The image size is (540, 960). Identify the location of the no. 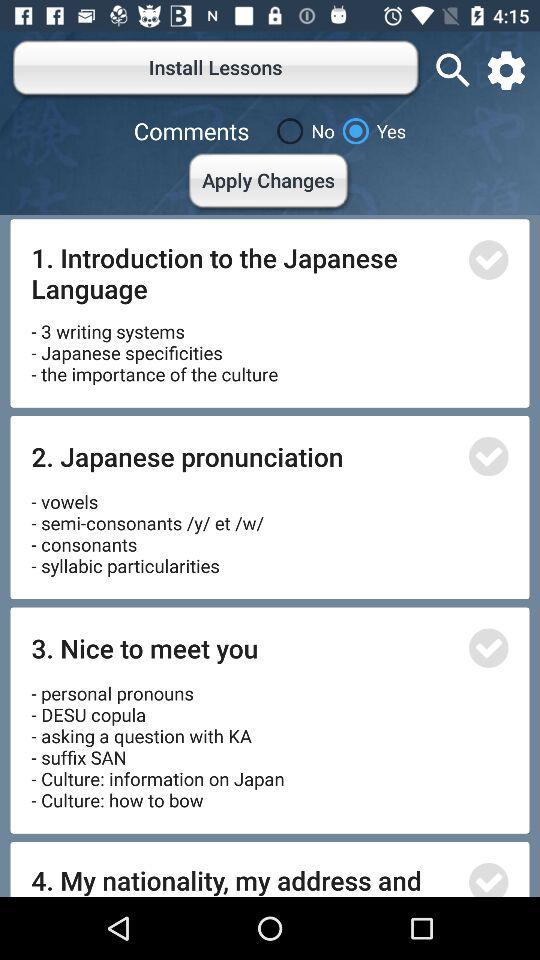
(301, 130).